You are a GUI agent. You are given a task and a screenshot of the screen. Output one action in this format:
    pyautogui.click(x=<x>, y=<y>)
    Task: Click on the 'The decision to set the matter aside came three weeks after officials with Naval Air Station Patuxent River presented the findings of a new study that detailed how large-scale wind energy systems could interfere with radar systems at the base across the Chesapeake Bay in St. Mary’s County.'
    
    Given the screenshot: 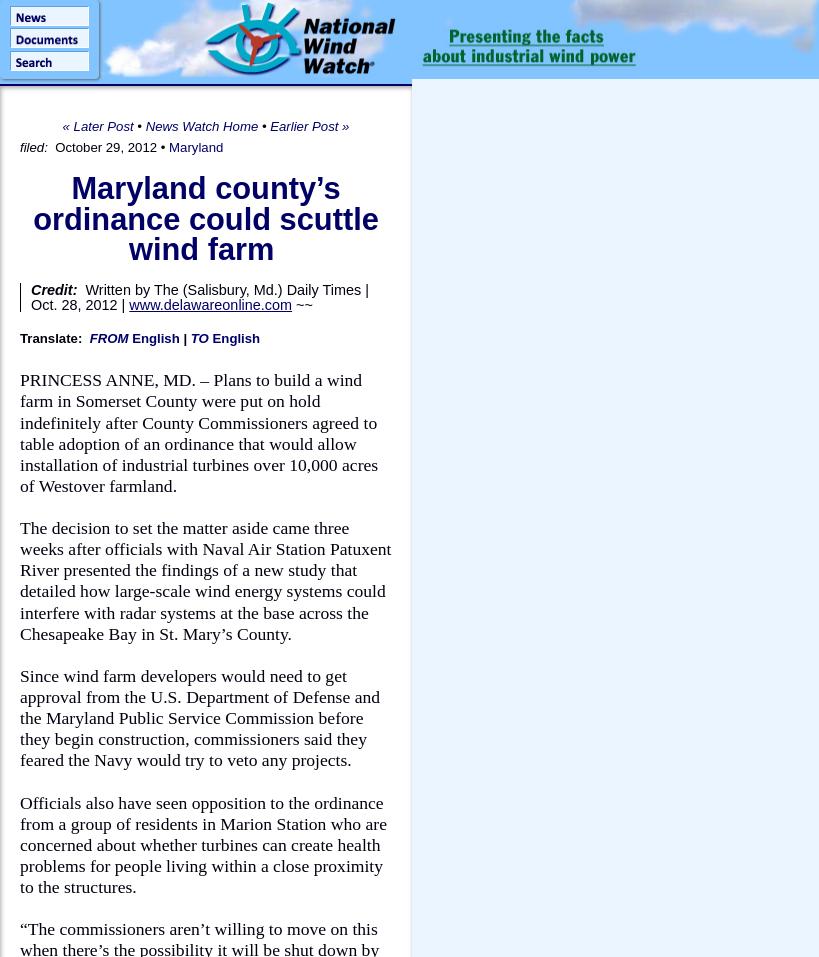 What is the action you would take?
    pyautogui.click(x=205, y=579)
    